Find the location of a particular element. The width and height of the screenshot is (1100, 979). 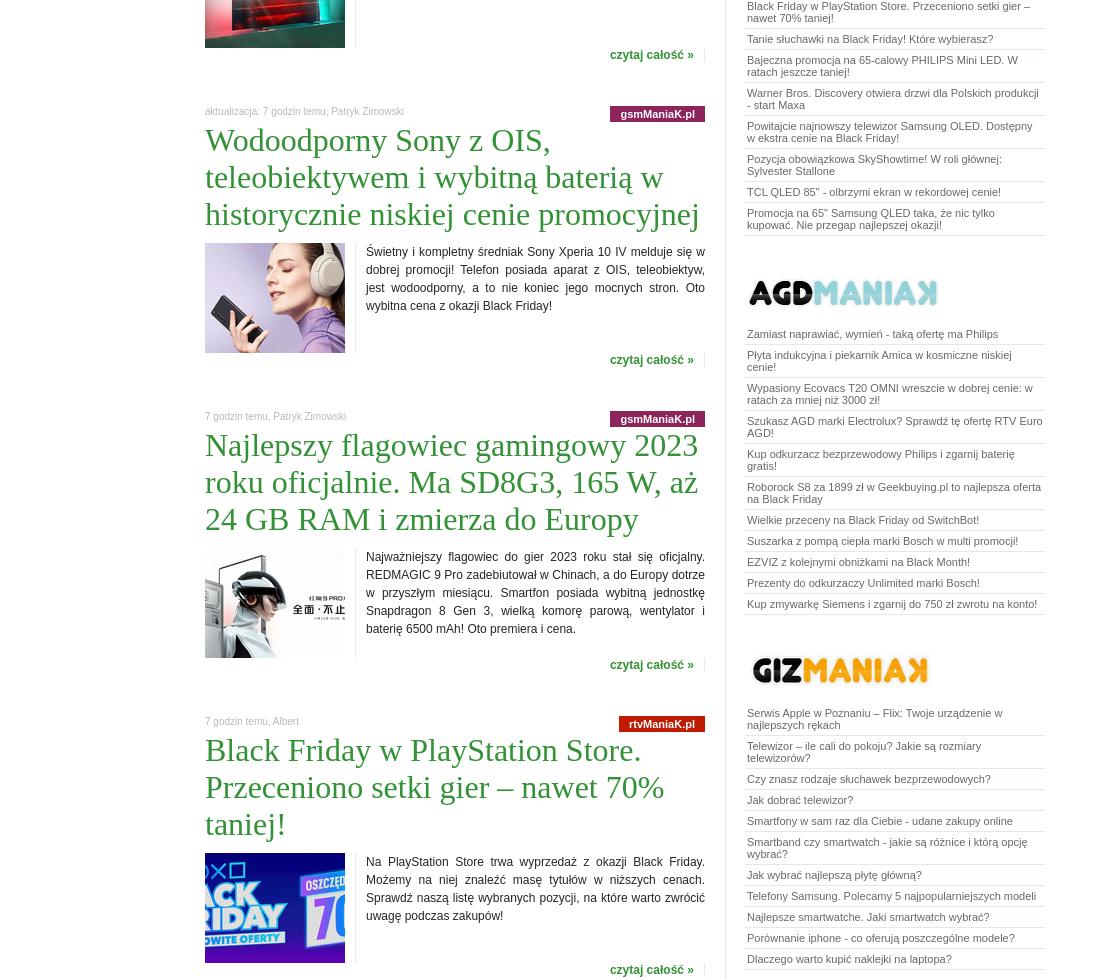

'Dlaczego warto kupić naklejki na laptopa?' is located at coordinates (847, 958).